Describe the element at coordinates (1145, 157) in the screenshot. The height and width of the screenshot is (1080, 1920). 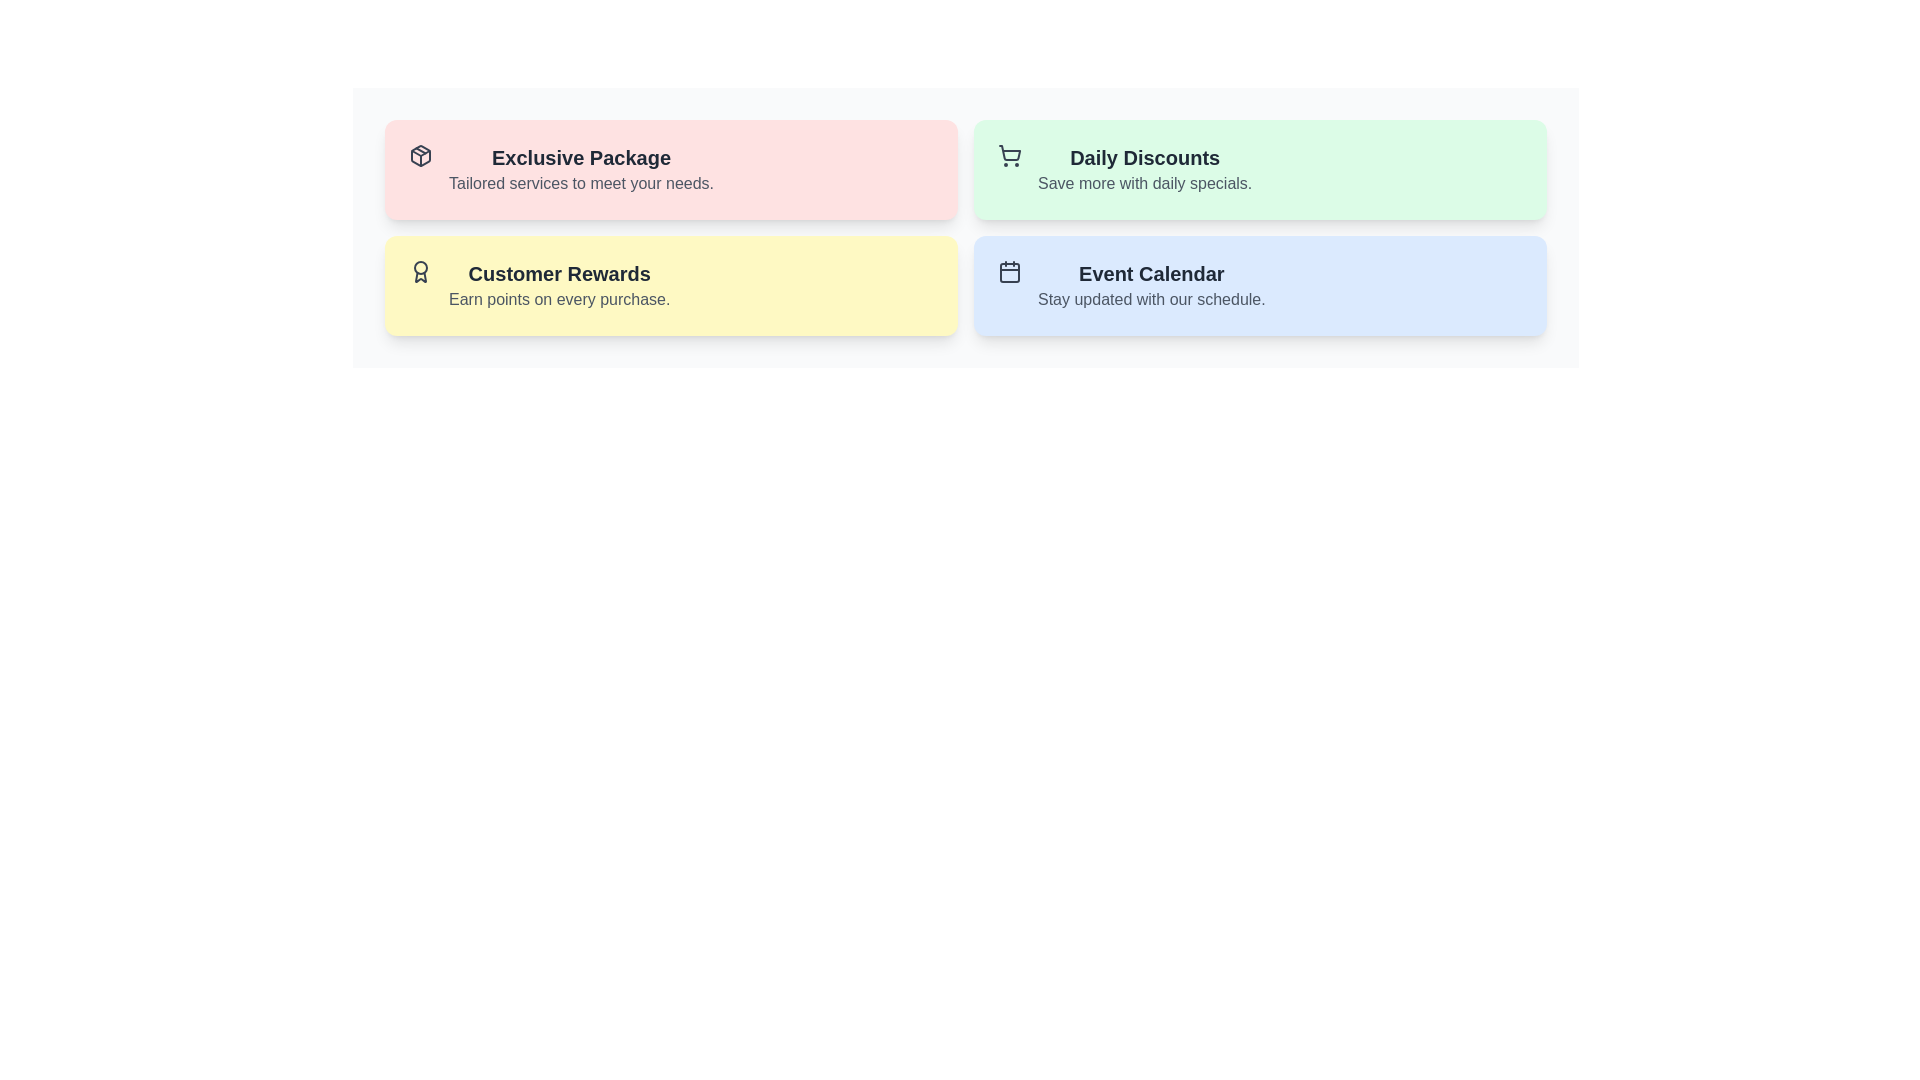
I see `the title text element that describes daily discounts, positioned centrally above the text 'Save more with daily specials.' within the green box in the upper right section of the interface` at that location.